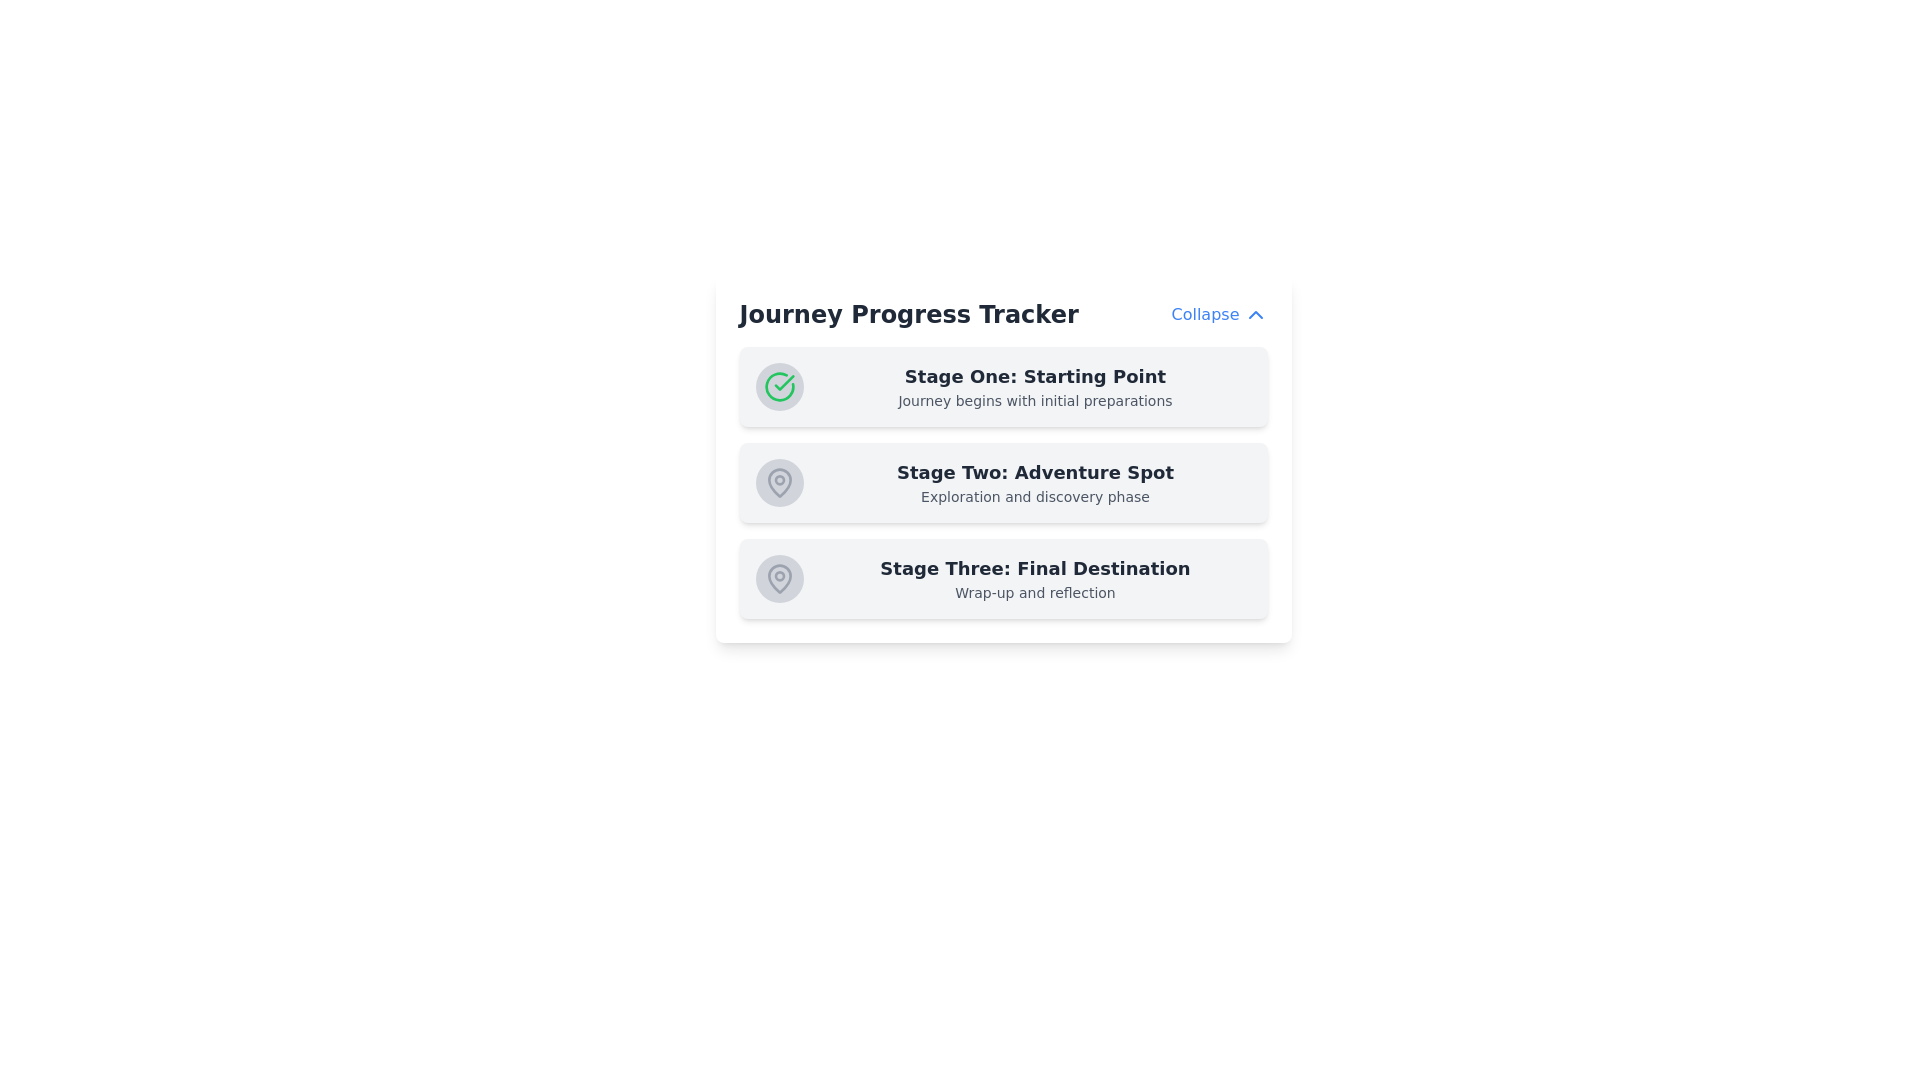 Image resolution: width=1920 pixels, height=1080 pixels. What do you see at coordinates (1254, 315) in the screenshot?
I see `the chevron icon located at the top-right corner of the interface` at bounding box center [1254, 315].